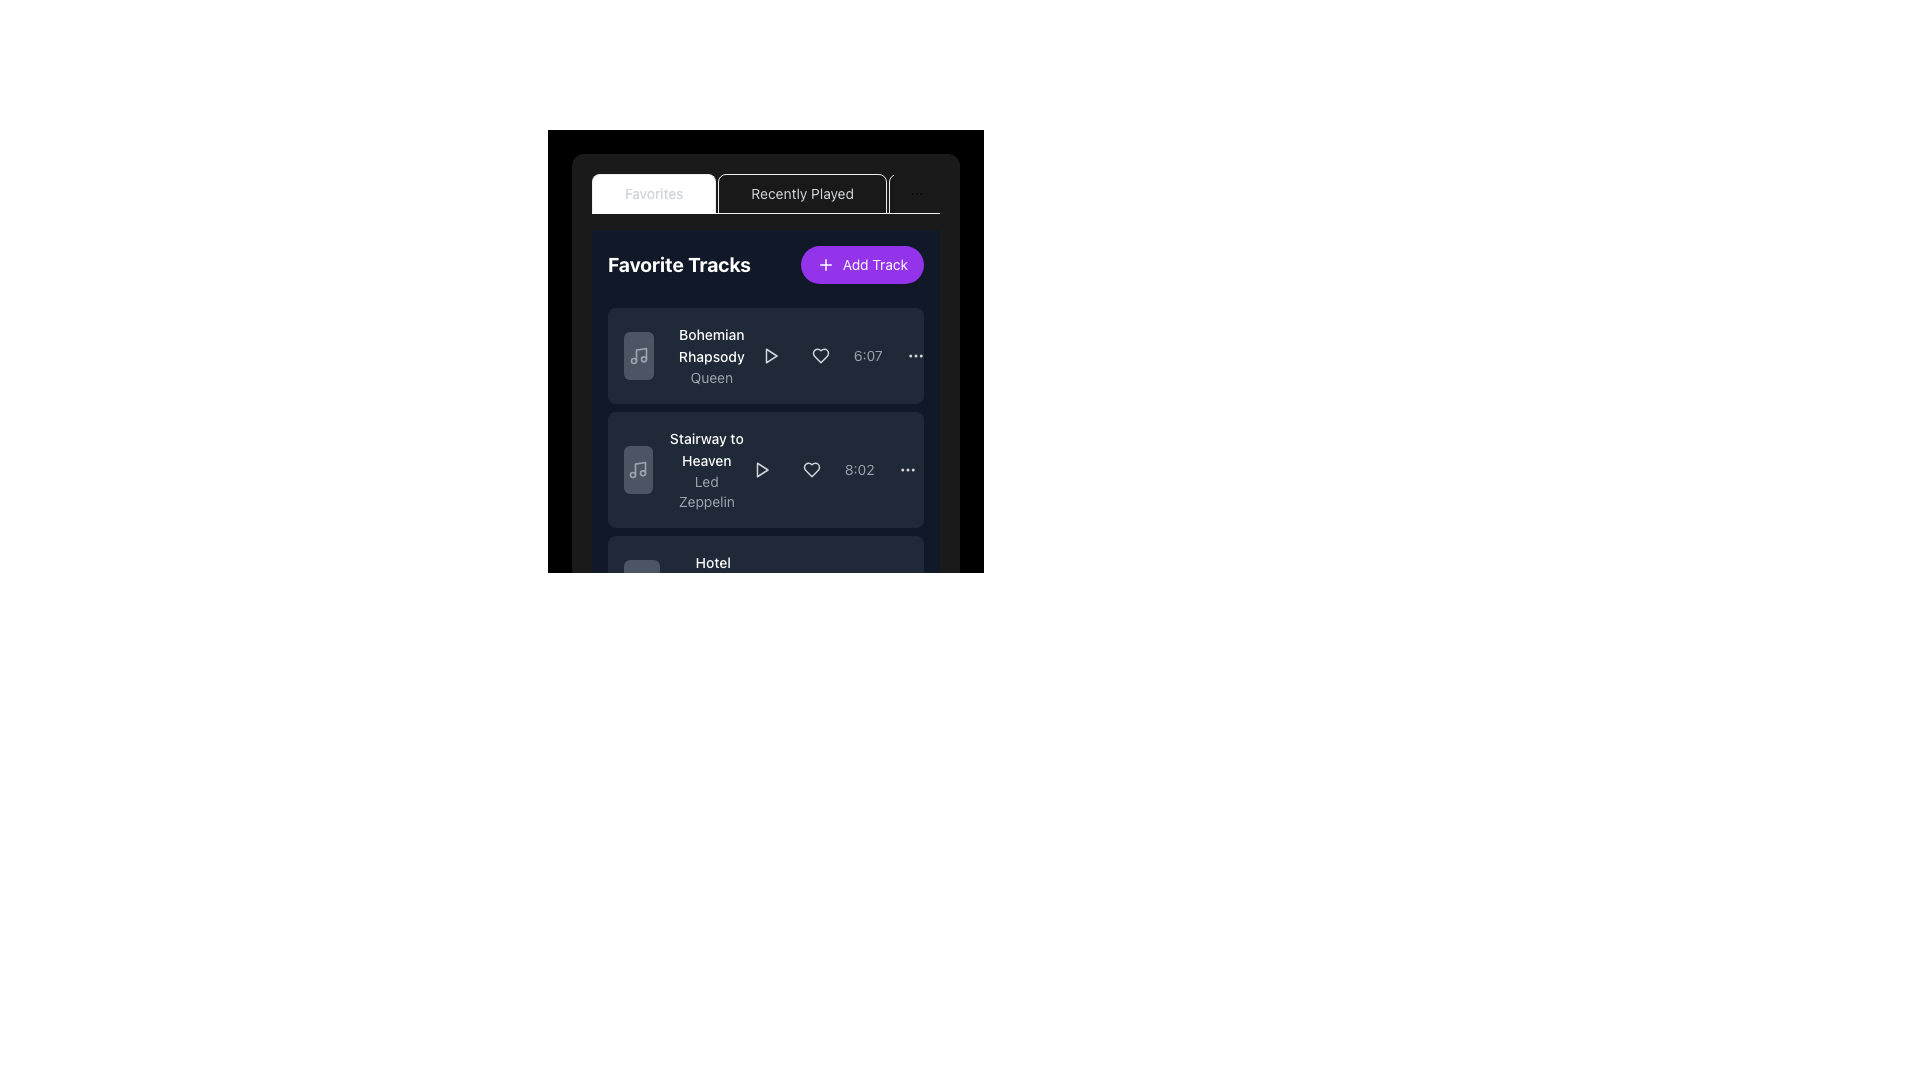 The image size is (1920, 1080). What do you see at coordinates (637, 354) in the screenshot?
I see `the decorative music icon located in the top-left corner of the 'Bohemian Rhapsody' listing item card in the 'Favorite Tracks' section` at bounding box center [637, 354].